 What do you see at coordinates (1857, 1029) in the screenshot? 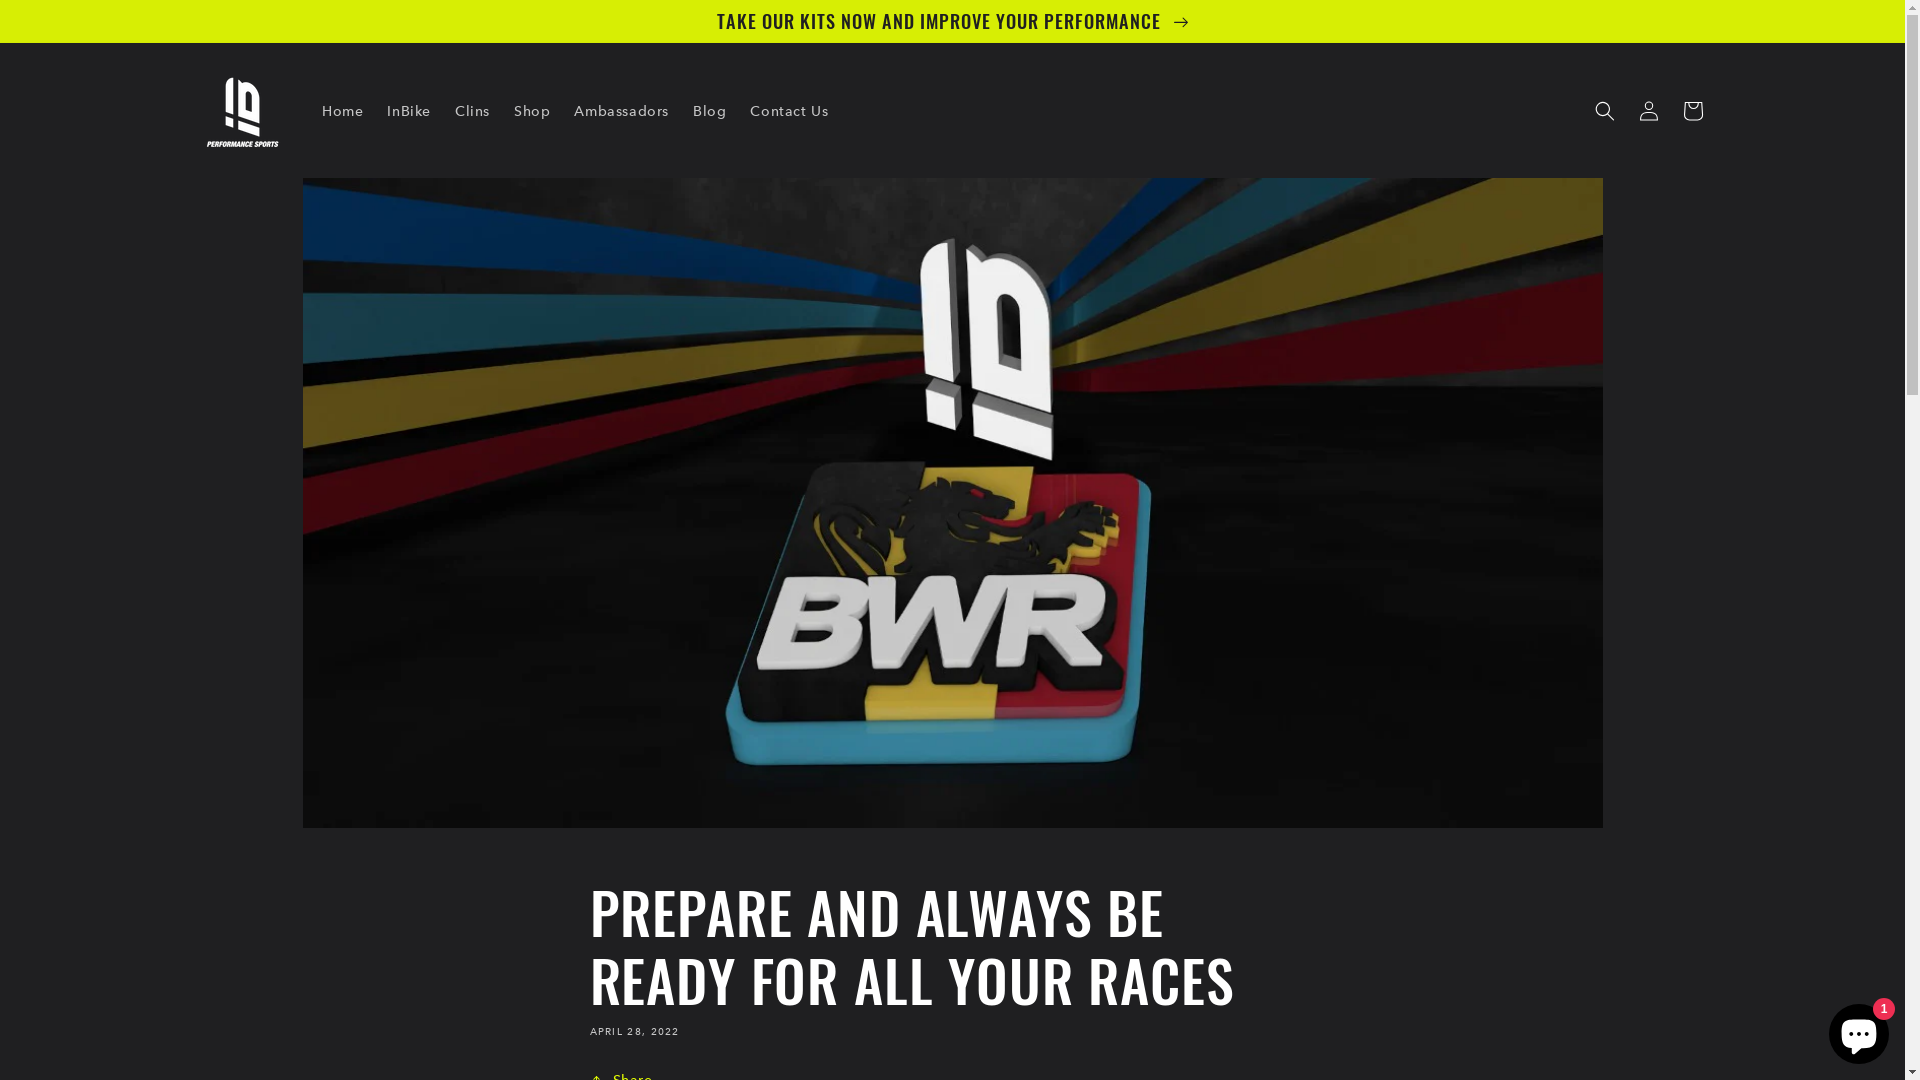
I see `'Shopify online store chat'` at bounding box center [1857, 1029].